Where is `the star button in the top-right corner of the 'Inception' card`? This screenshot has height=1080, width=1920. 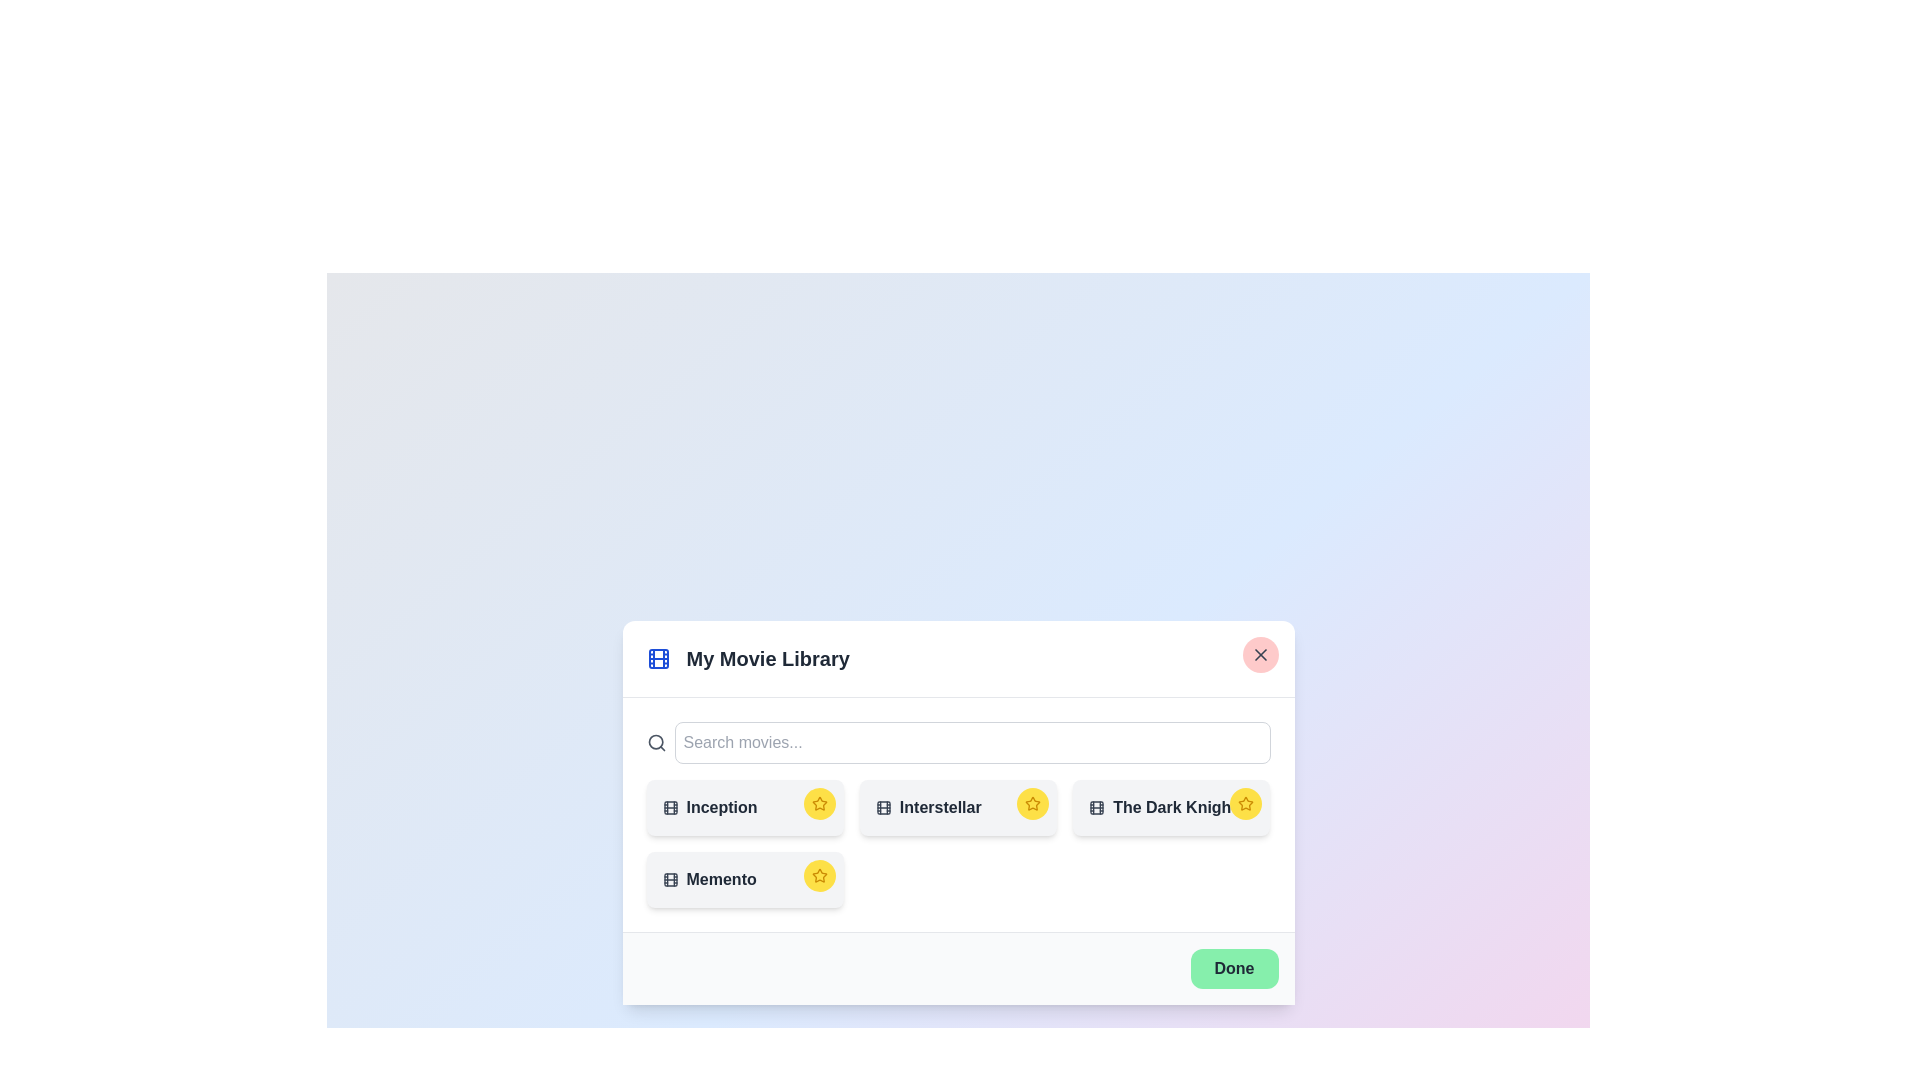 the star button in the top-right corner of the 'Inception' card is located at coordinates (819, 802).